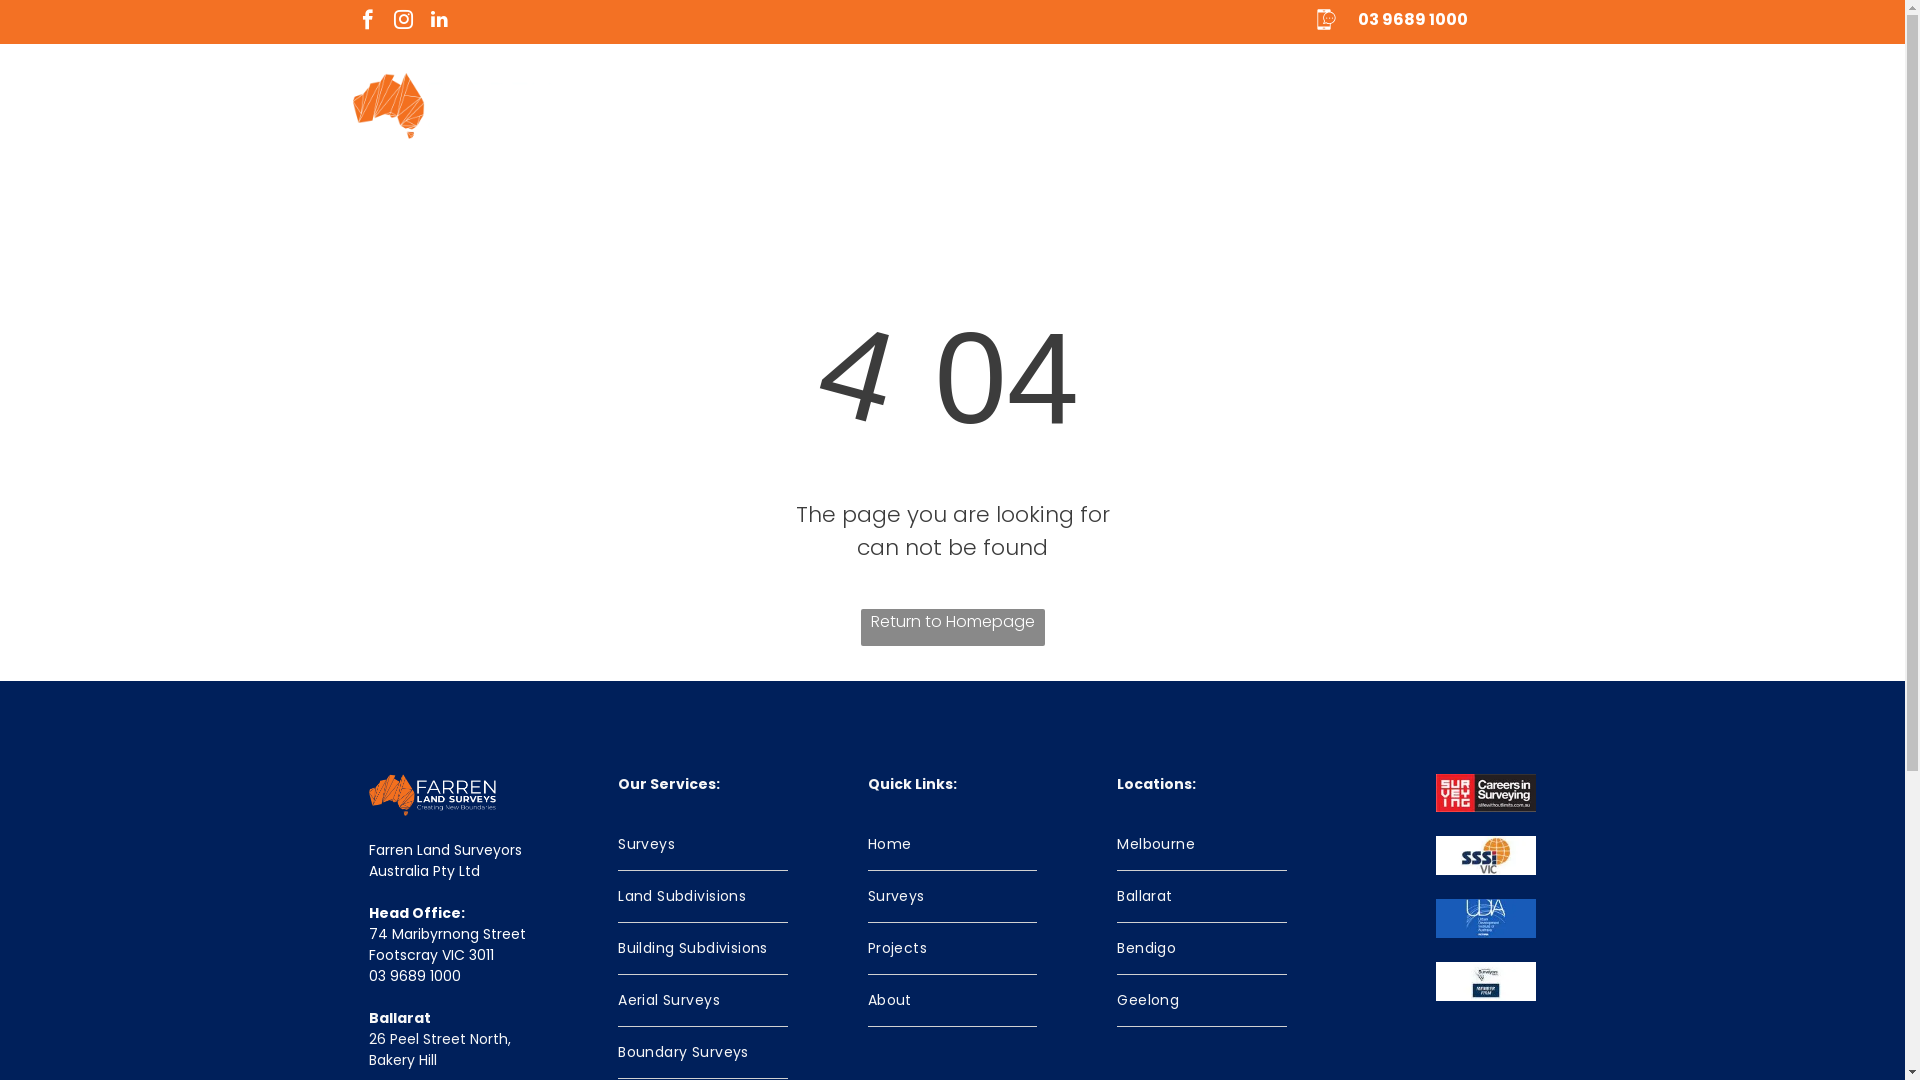 Image resolution: width=1920 pixels, height=1080 pixels. Describe the element at coordinates (702, 1051) in the screenshot. I see `'Boundary Surveys'` at that location.